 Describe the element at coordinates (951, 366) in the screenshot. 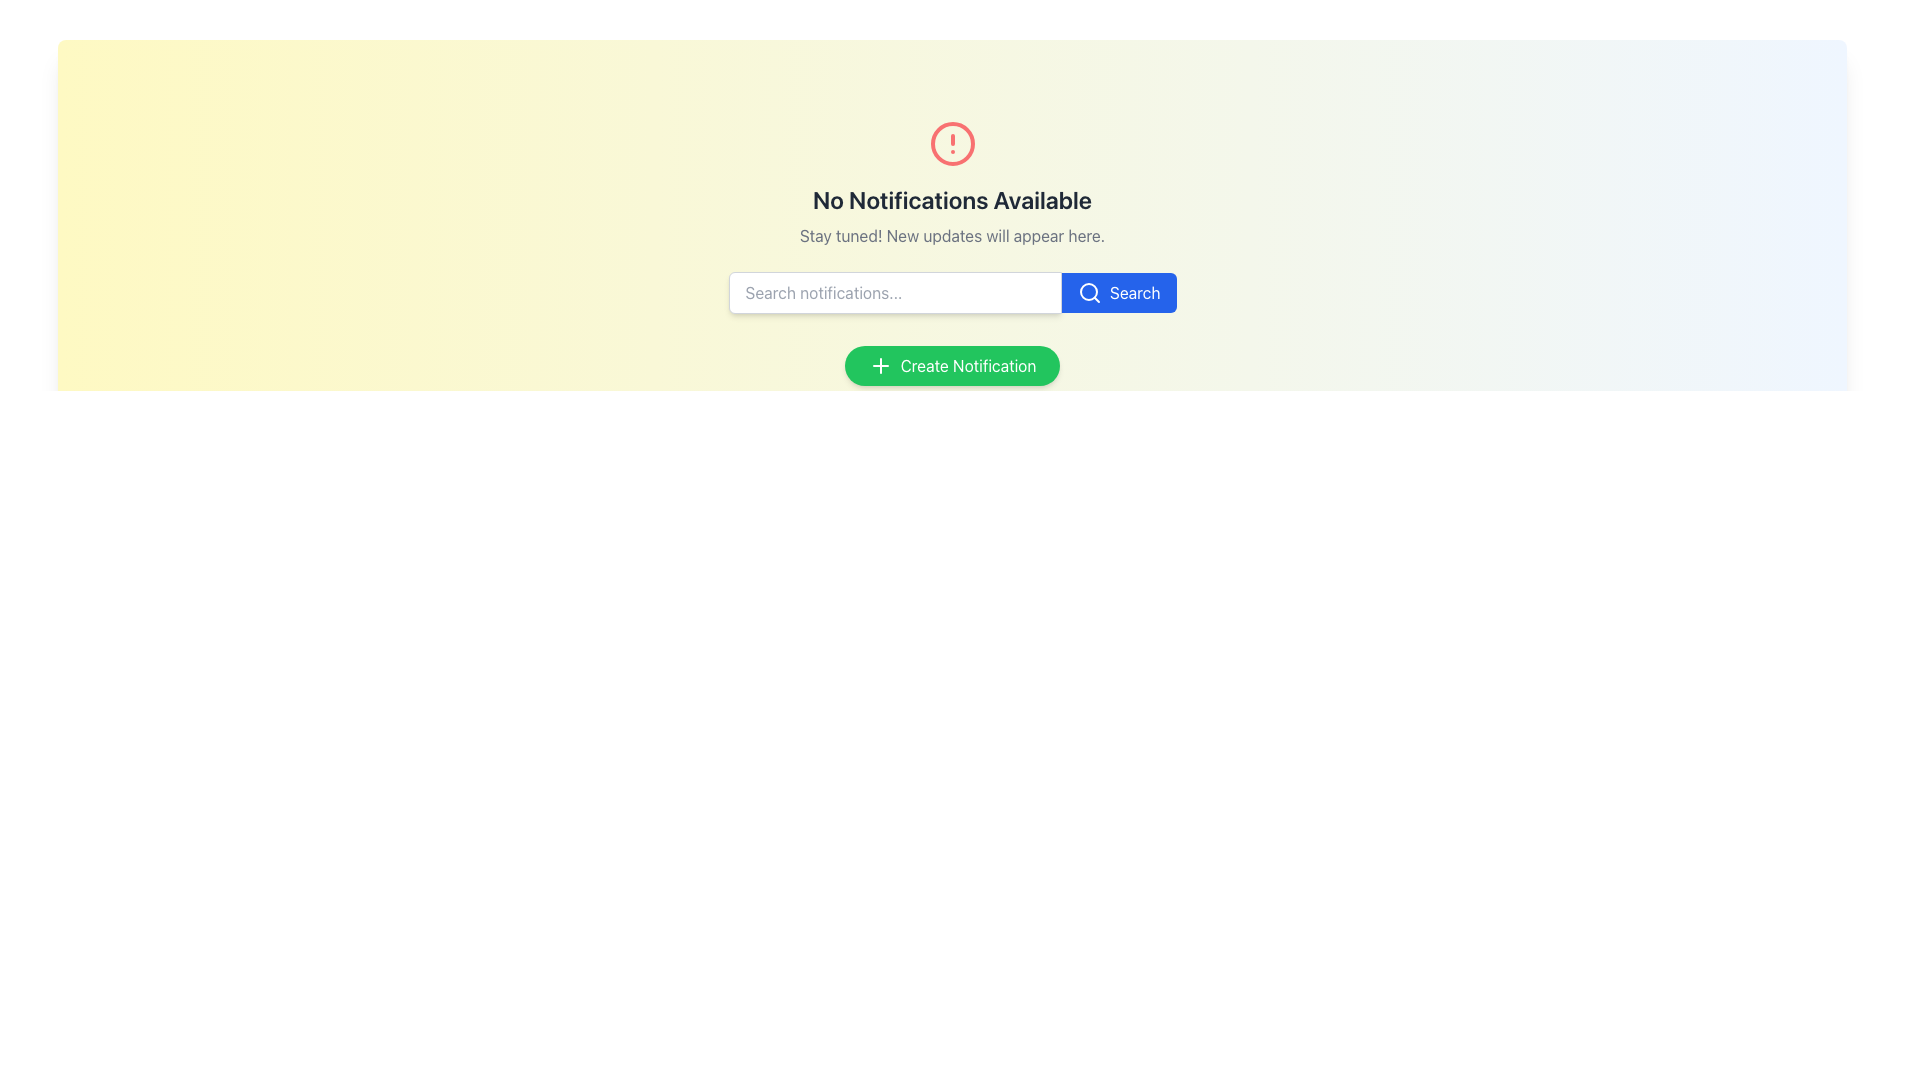

I see `the rounded green button labeled 'Create Notification' with a plus sign icon` at that location.